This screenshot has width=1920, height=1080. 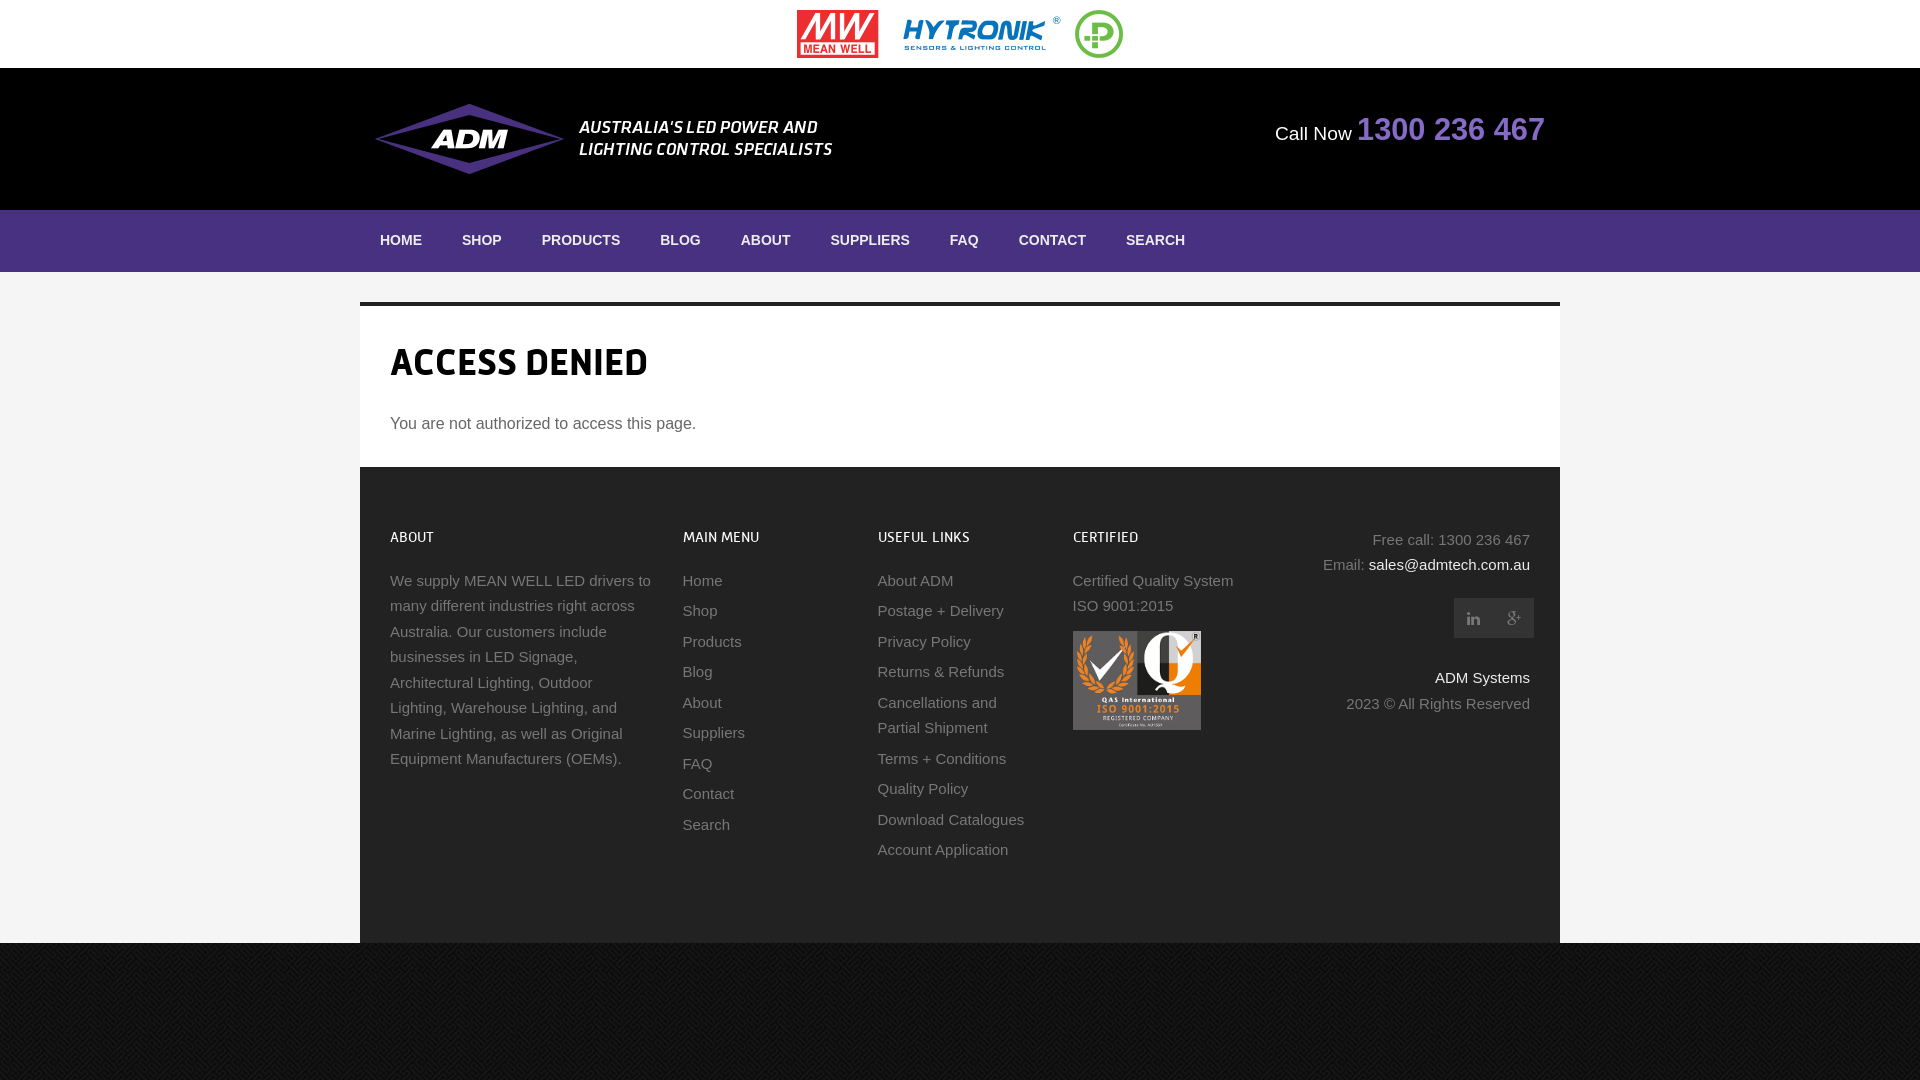 I want to click on 'SEARCH', so click(x=1155, y=239).